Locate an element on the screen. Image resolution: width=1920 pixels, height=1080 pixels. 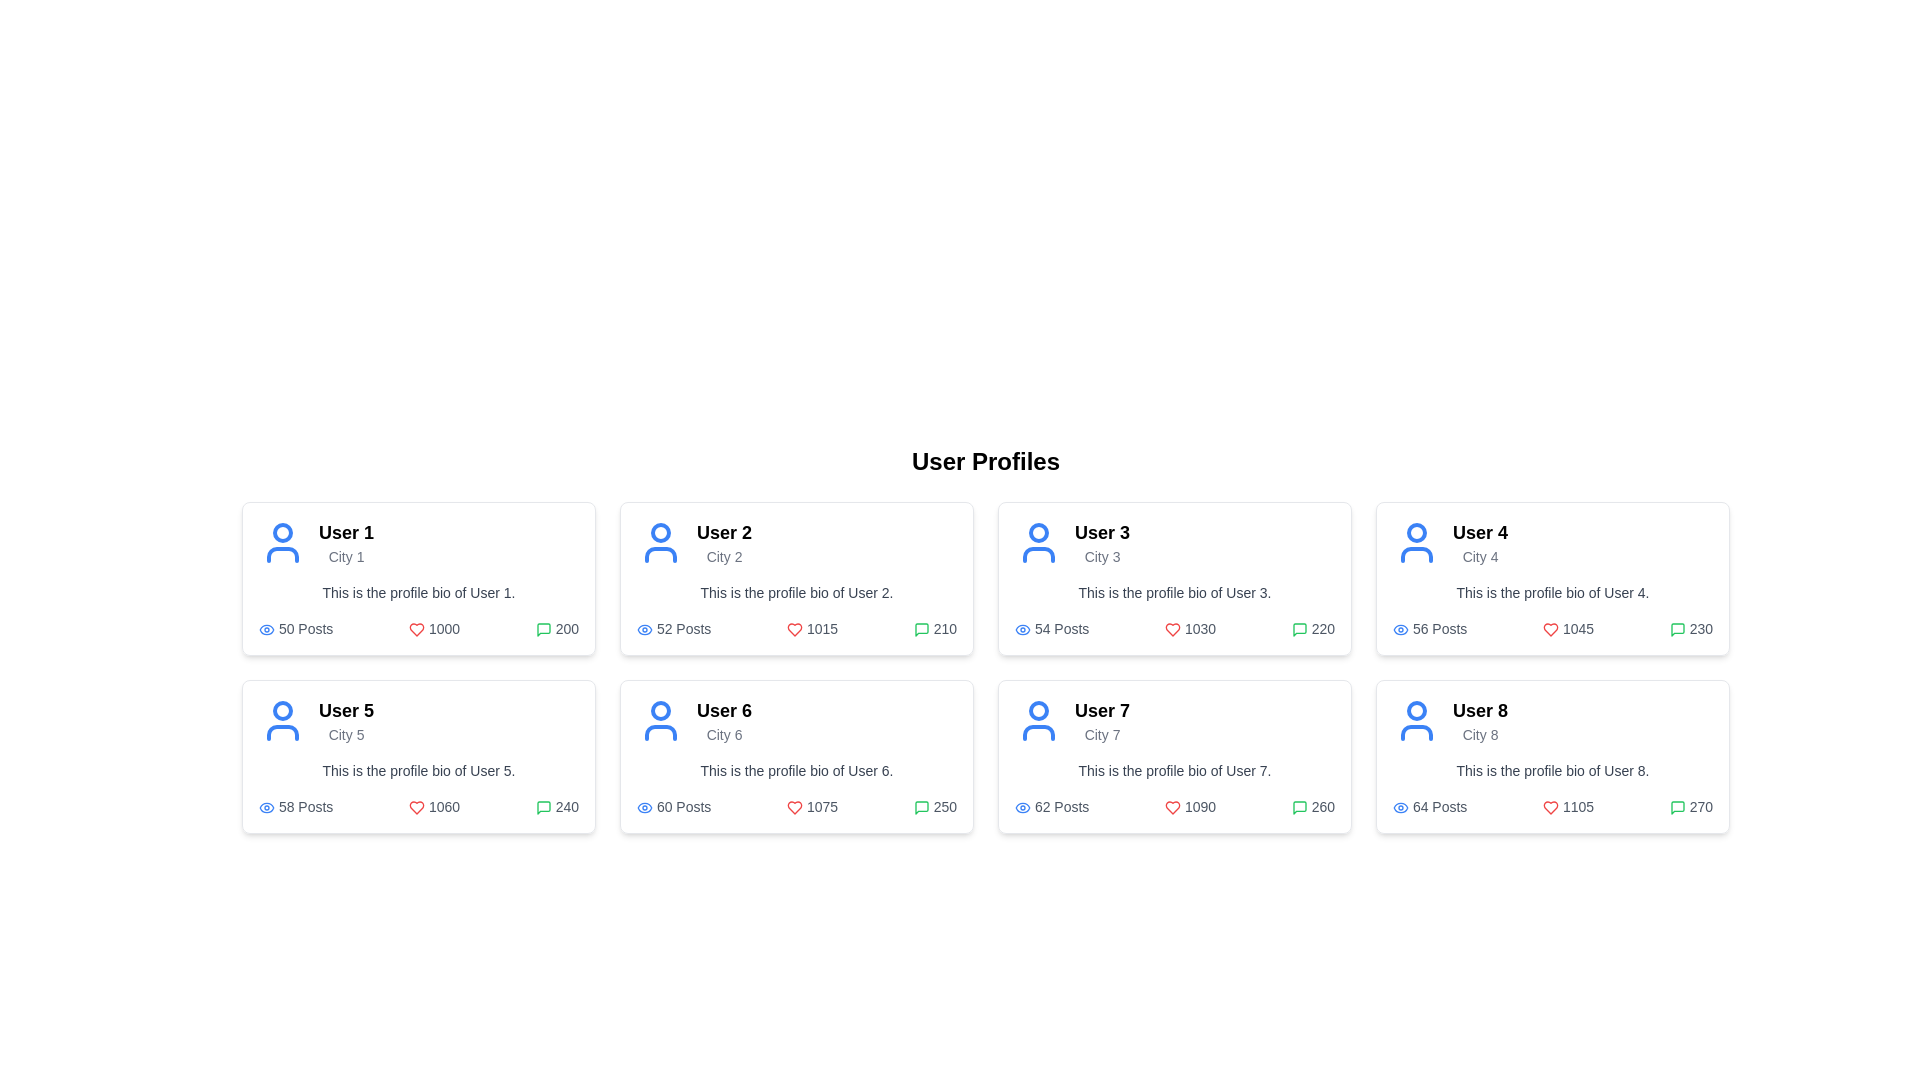
the blue outline eye icon representing visibility in the user profile card for 'User 5' located at the bottom left of the 'User Profiles' section is located at coordinates (266, 806).